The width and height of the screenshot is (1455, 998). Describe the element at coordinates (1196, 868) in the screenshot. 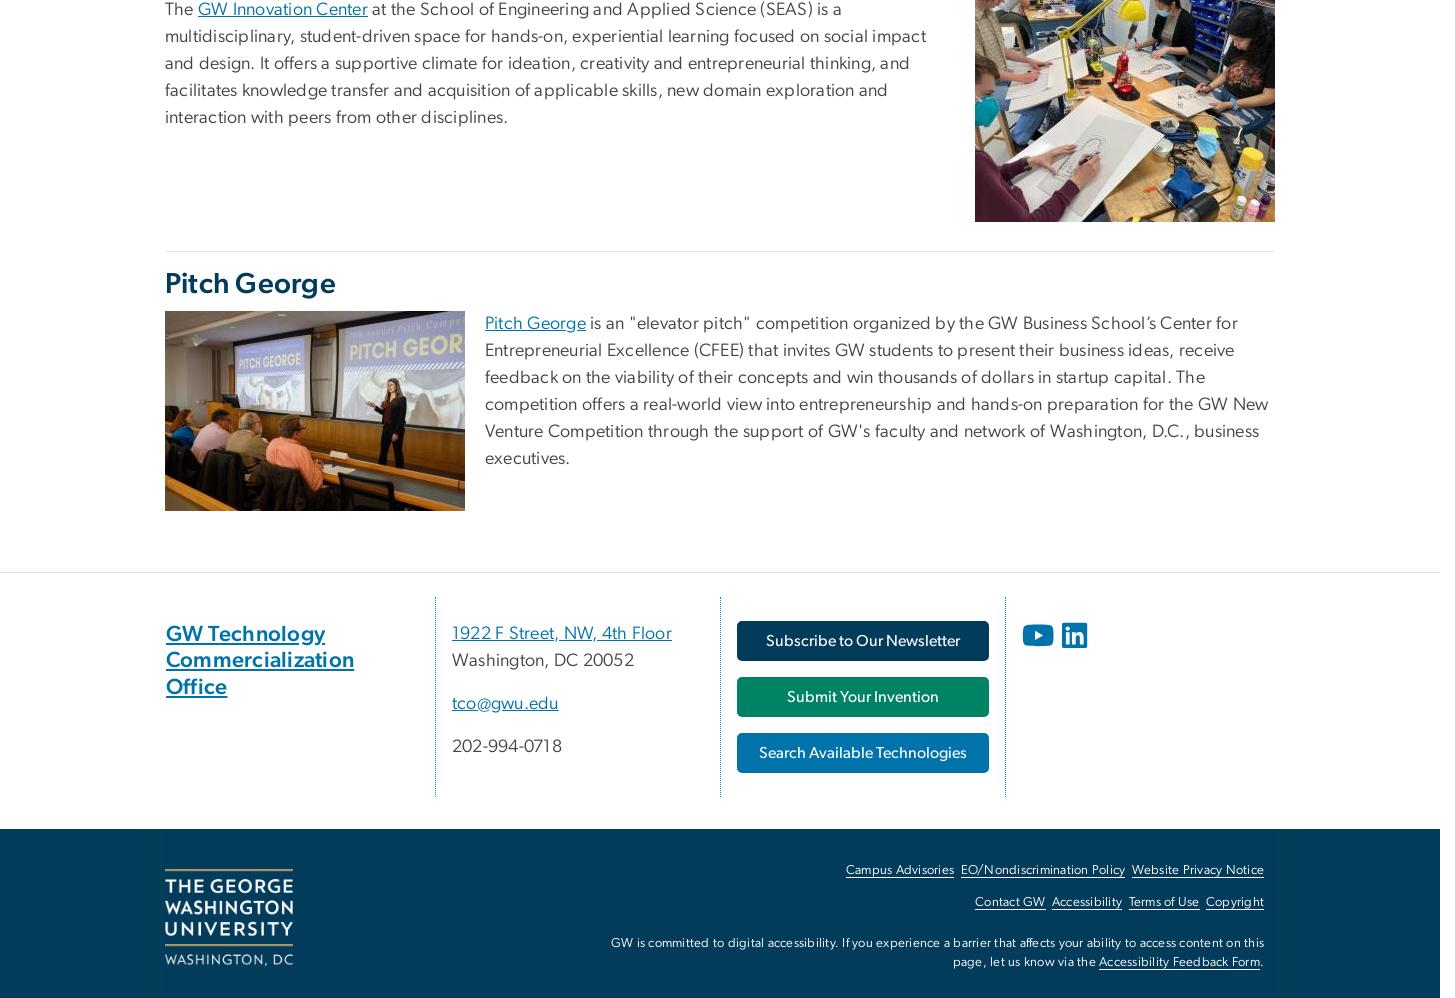

I see `'Website Privacy Notice'` at that location.